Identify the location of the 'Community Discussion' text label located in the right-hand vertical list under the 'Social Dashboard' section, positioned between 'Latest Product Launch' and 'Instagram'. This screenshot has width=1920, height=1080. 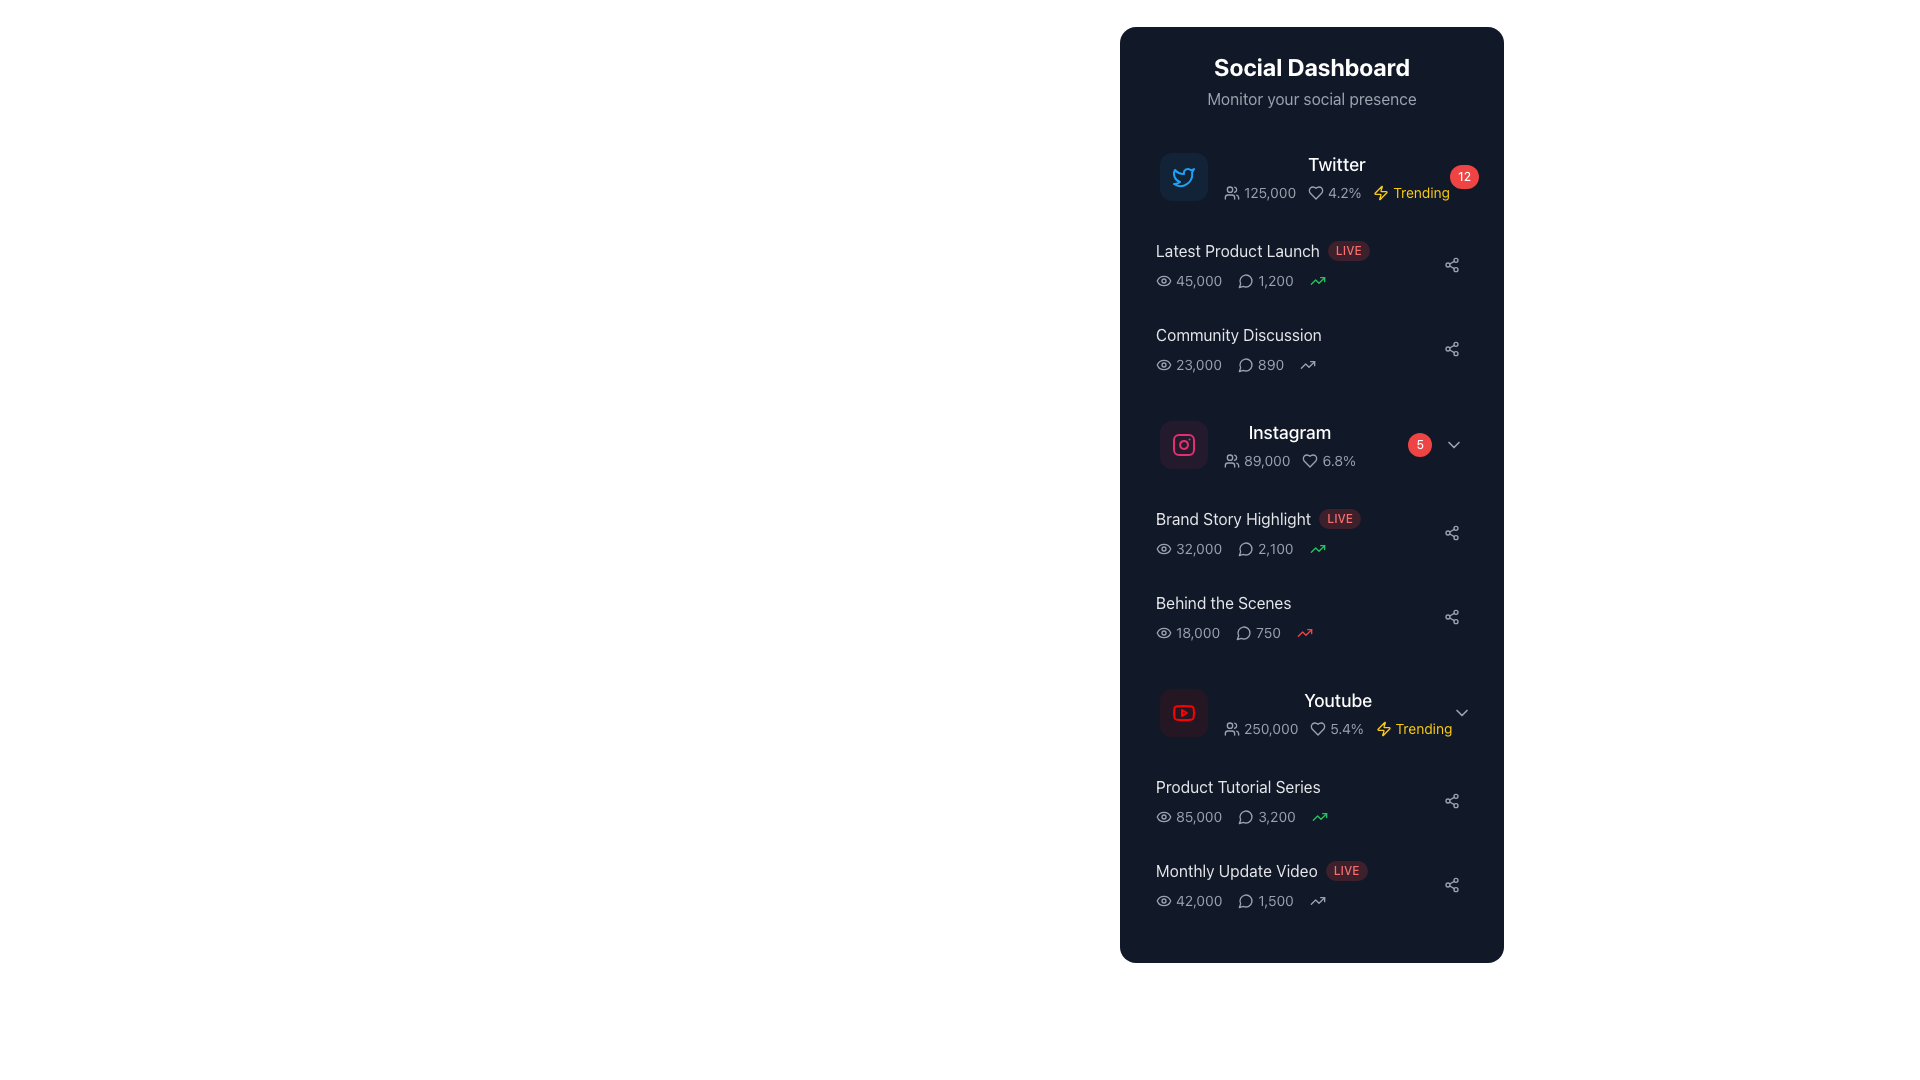
(1237, 334).